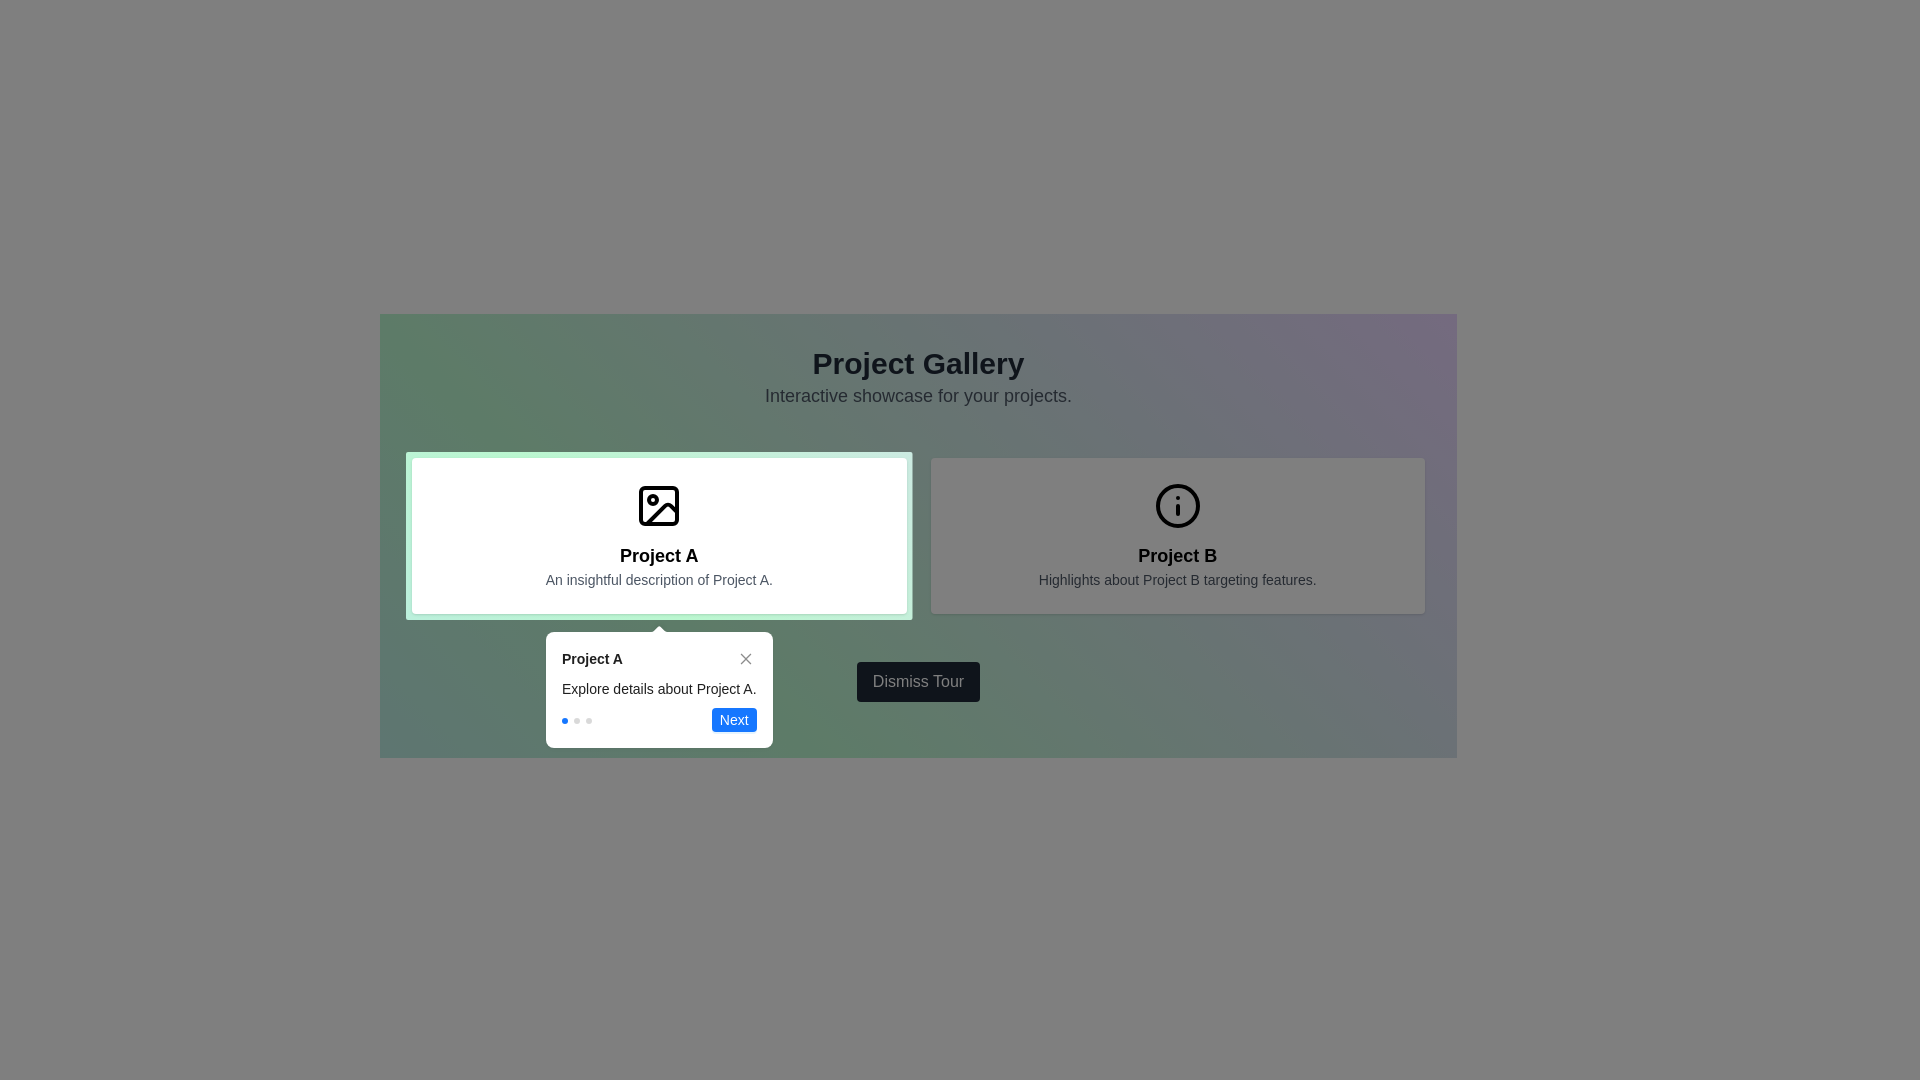 The height and width of the screenshot is (1080, 1920). Describe the element at coordinates (917, 363) in the screenshot. I see `text heading 'Project Gallery' which is displayed in bold, large, centered black font at the top center of the page` at that location.